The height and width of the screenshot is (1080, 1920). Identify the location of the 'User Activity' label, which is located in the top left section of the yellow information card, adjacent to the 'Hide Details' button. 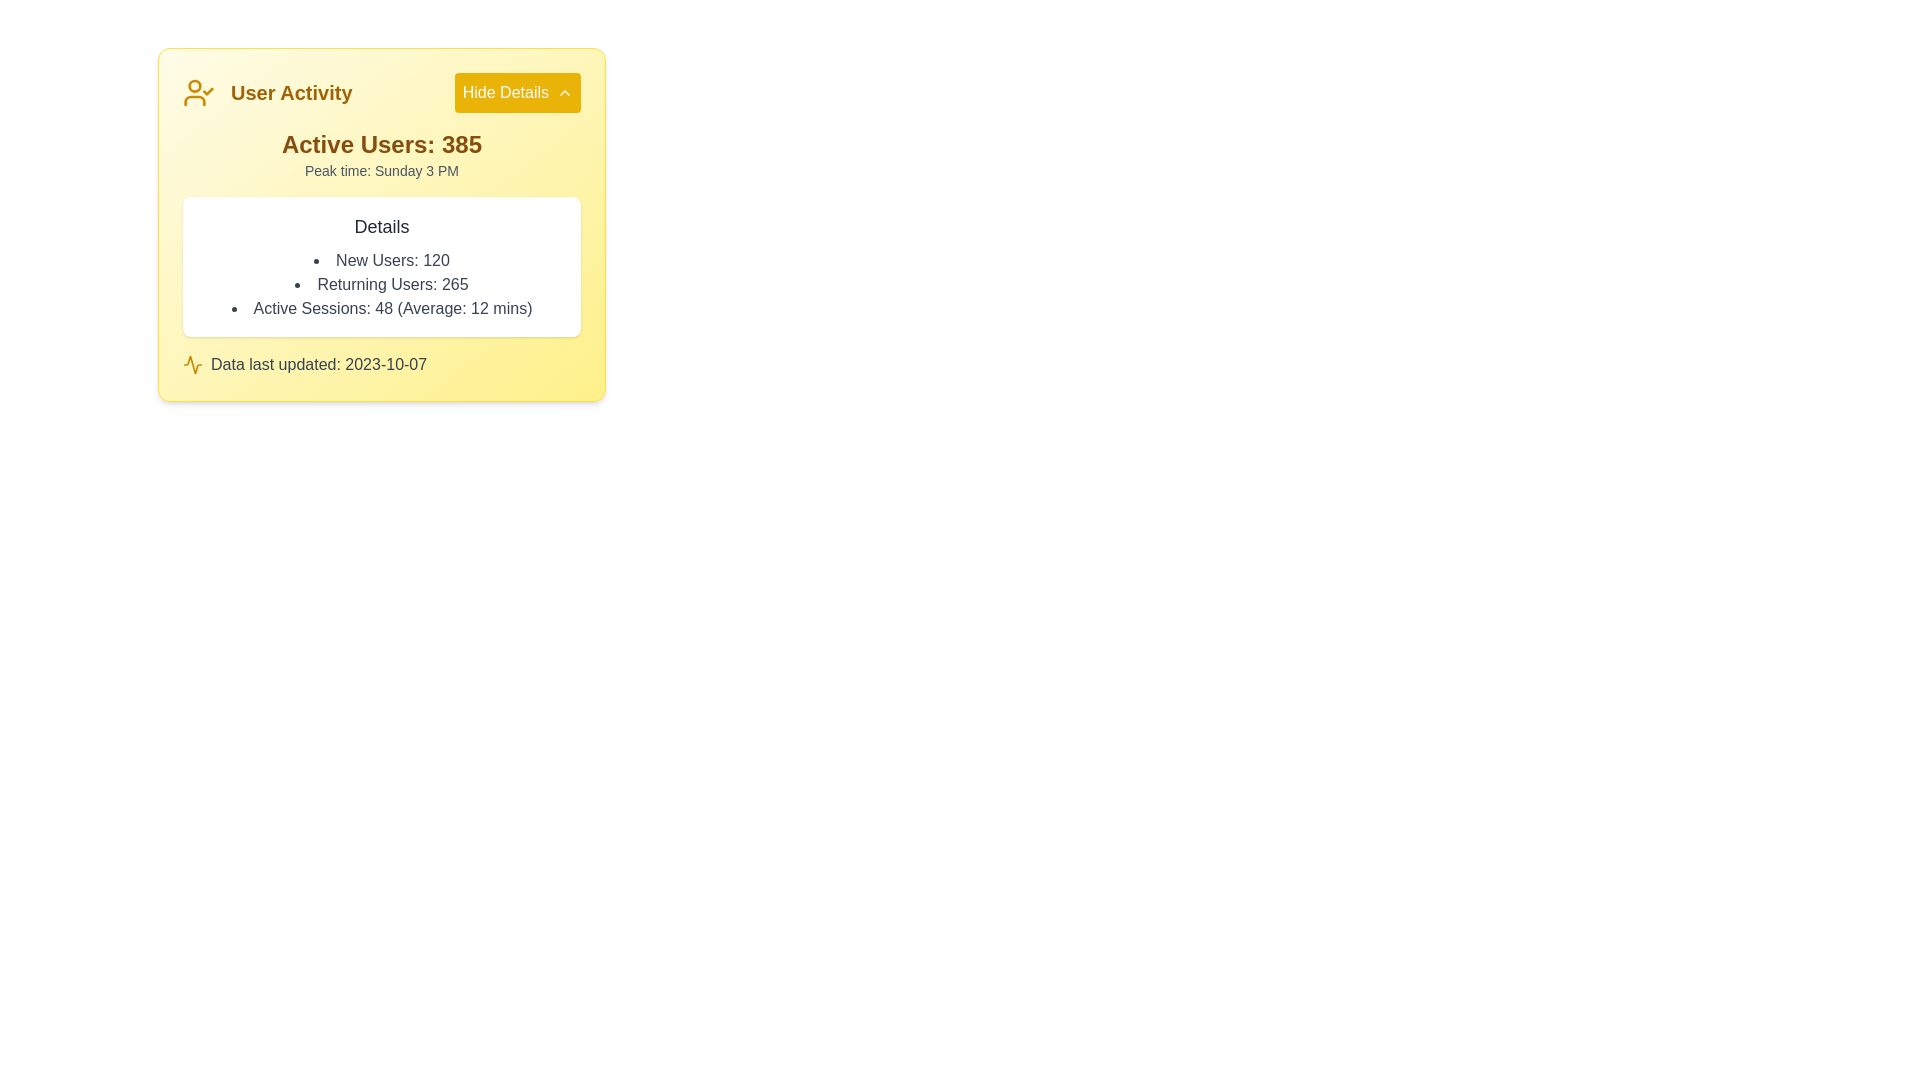
(266, 92).